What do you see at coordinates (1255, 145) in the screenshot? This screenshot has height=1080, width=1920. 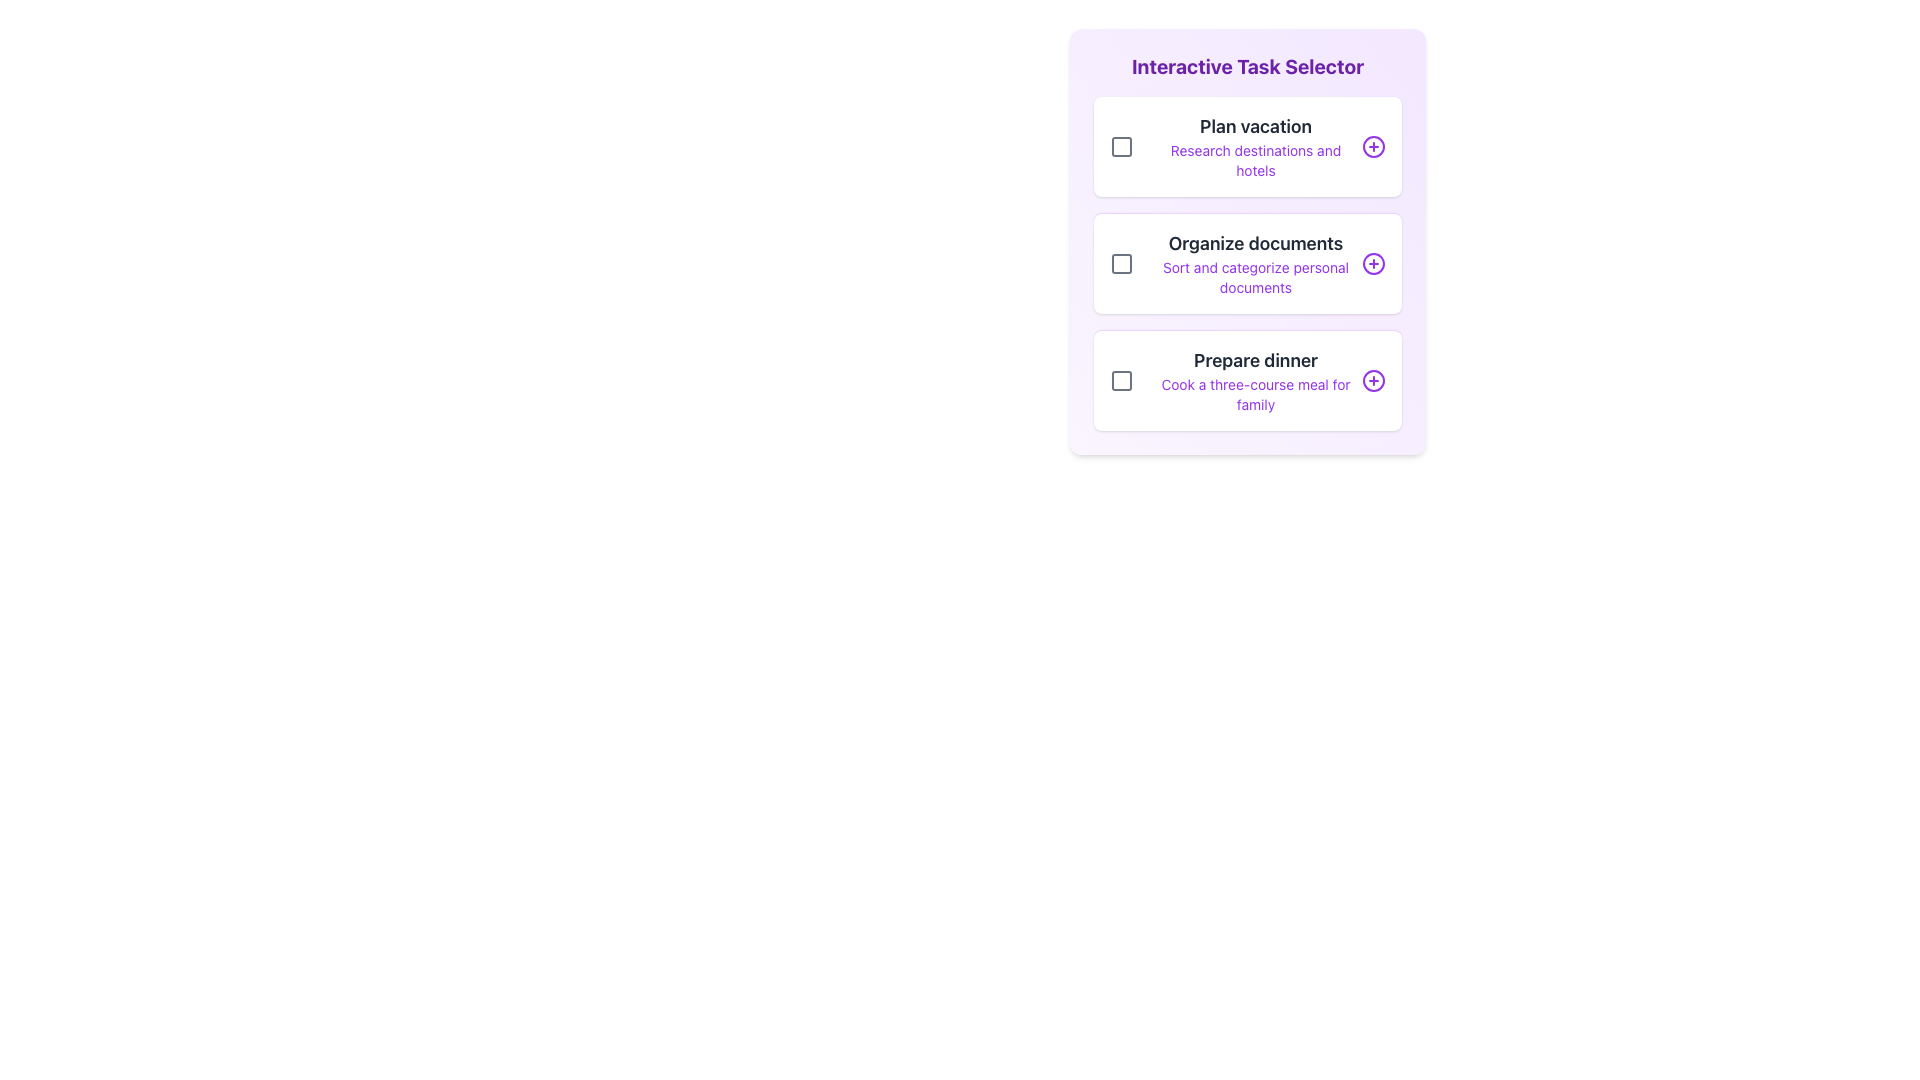 I see `the text block labeled 'Plan vacation' which describes the task 'Research destinations and hotels.' This text block is the first item in the 'Interactive Task Selector' list` at bounding box center [1255, 145].